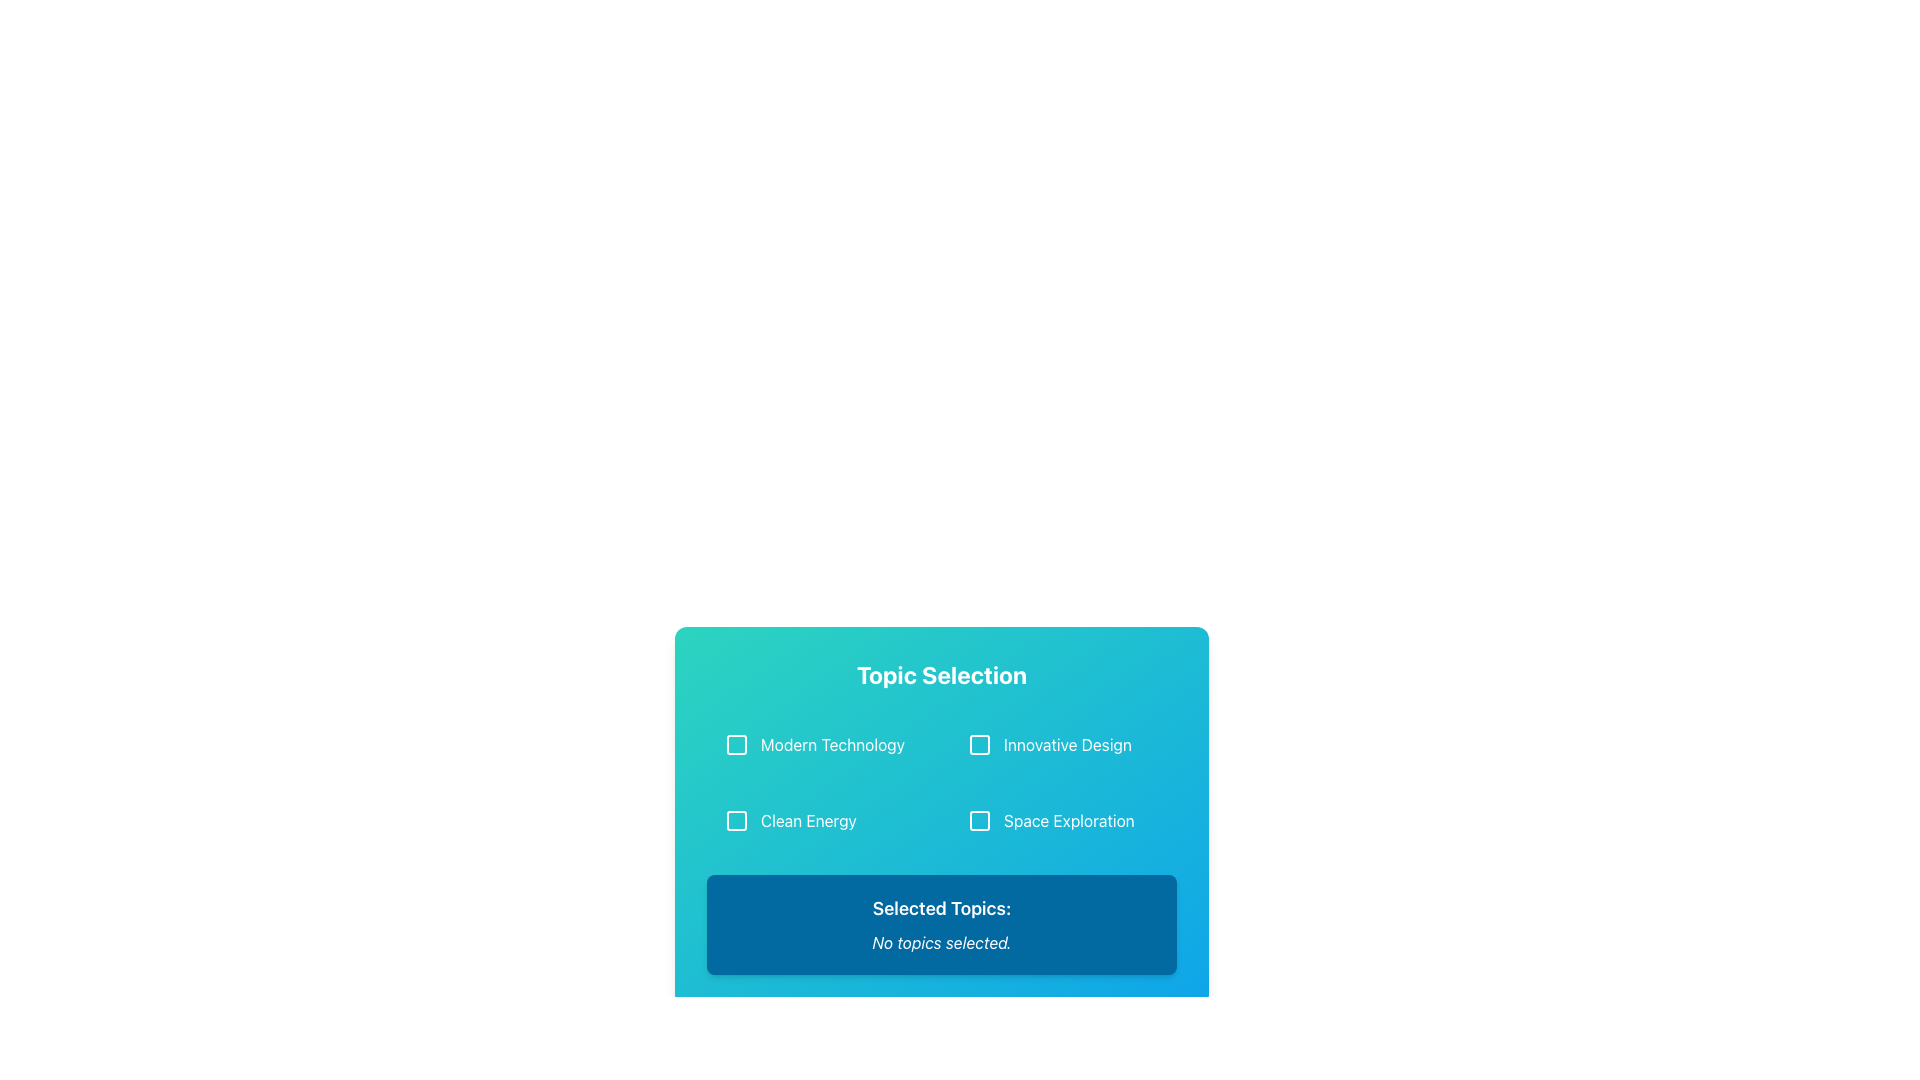 The height and width of the screenshot is (1080, 1920). What do you see at coordinates (940, 798) in the screenshot?
I see `the interactive card featuring checkboxes and information display, which is located in the lower middle section of the interface and has a gradient background from teal to sky blue` at bounding box center [940, 798].